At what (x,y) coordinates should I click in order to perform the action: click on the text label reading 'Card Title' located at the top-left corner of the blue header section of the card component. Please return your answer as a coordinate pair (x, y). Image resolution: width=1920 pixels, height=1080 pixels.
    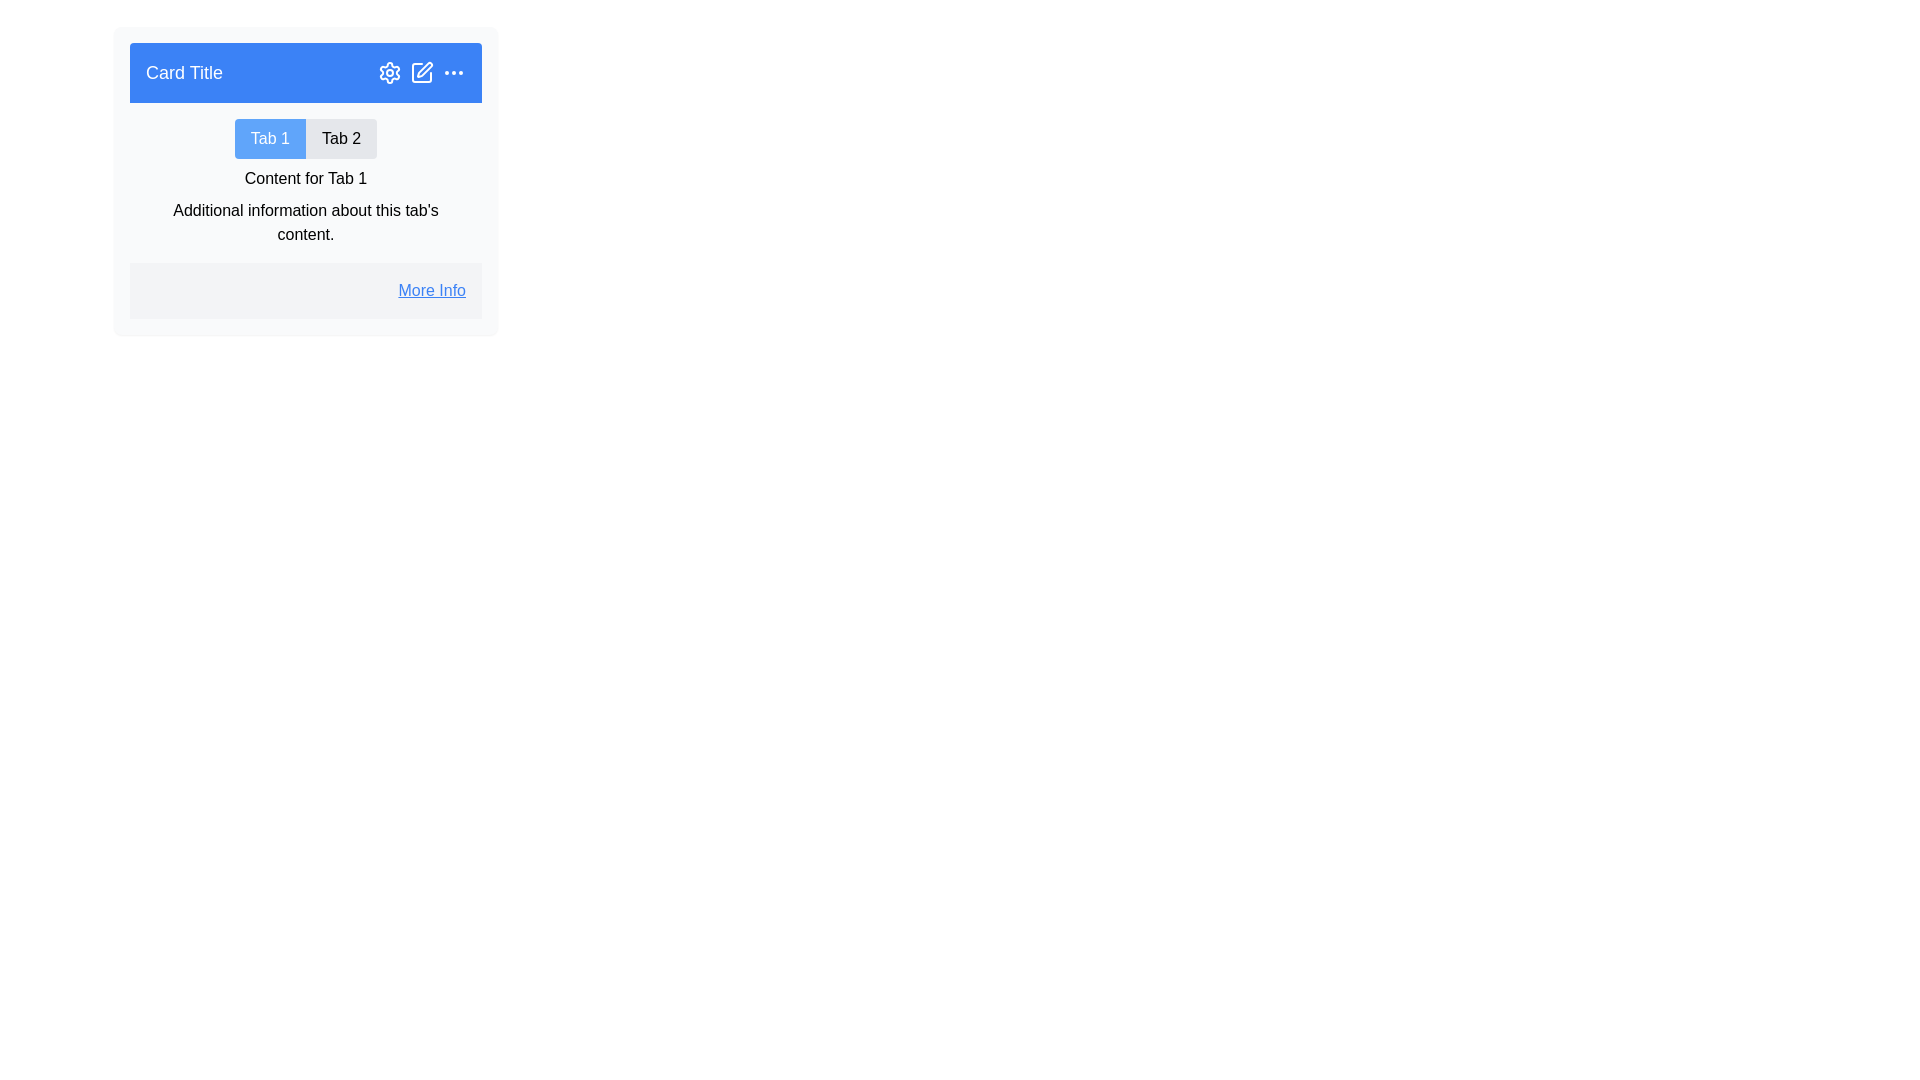
    Looking at the image, I should click on (184, 72).